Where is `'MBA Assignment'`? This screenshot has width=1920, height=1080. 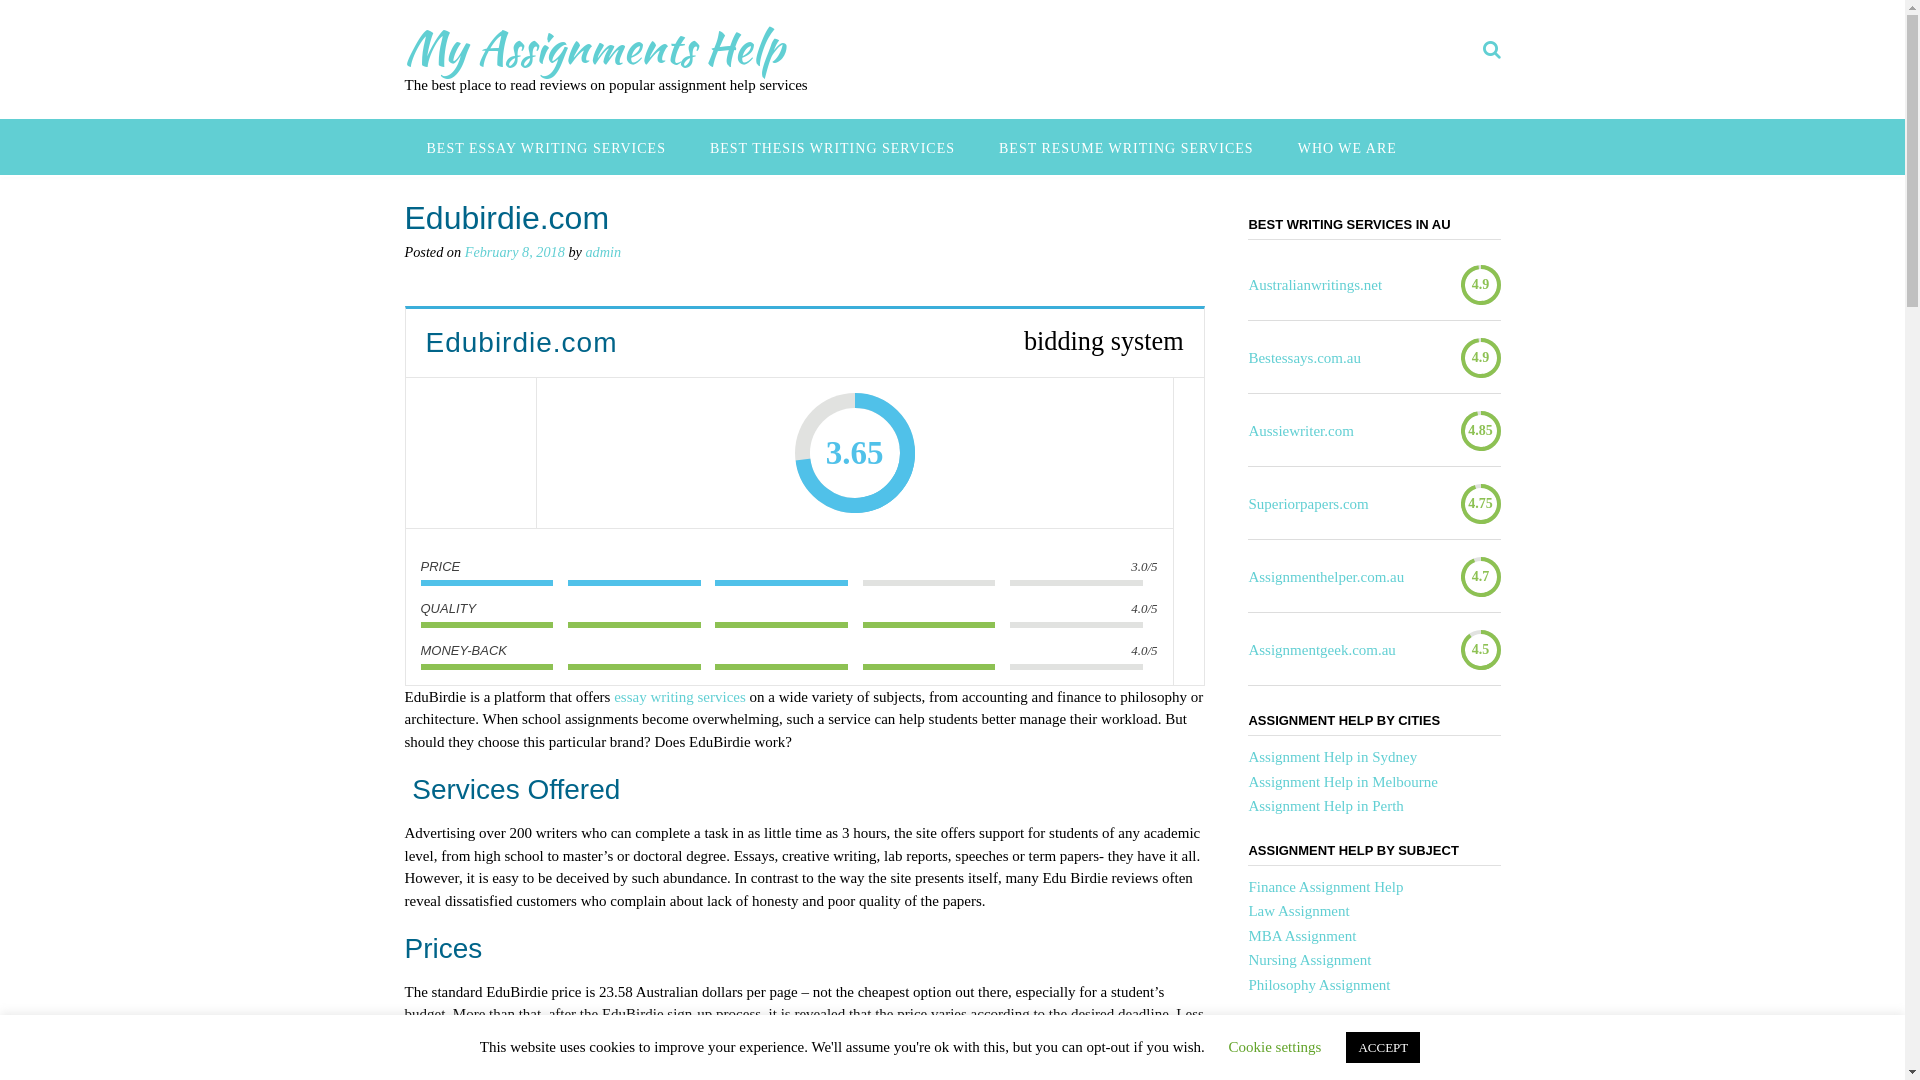 'MBA Assignment' is located at coordinates (1247, 936).